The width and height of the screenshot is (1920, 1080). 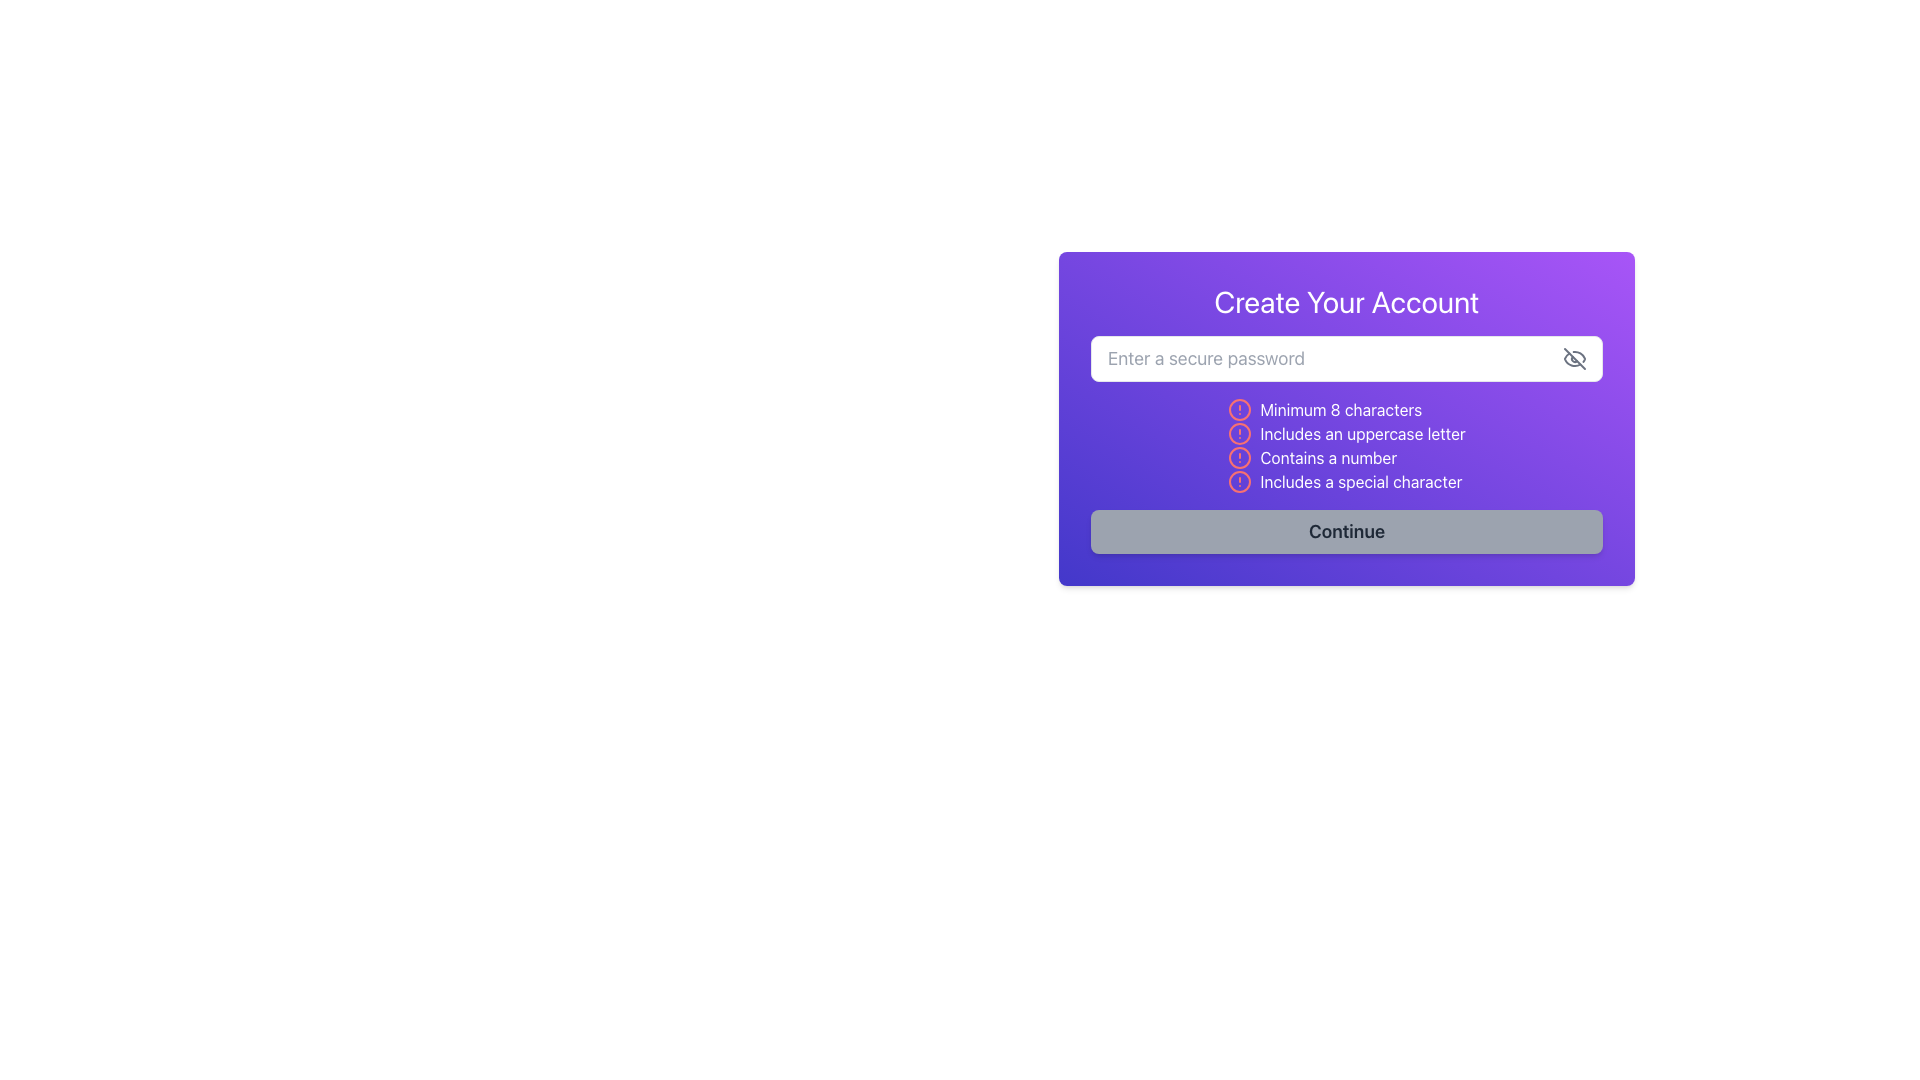 I want to click on the prominently styled 'Continue' button with bold dark gray text on a light gray background, located at the bottom of a purple card, so click(x=1347, y=531).